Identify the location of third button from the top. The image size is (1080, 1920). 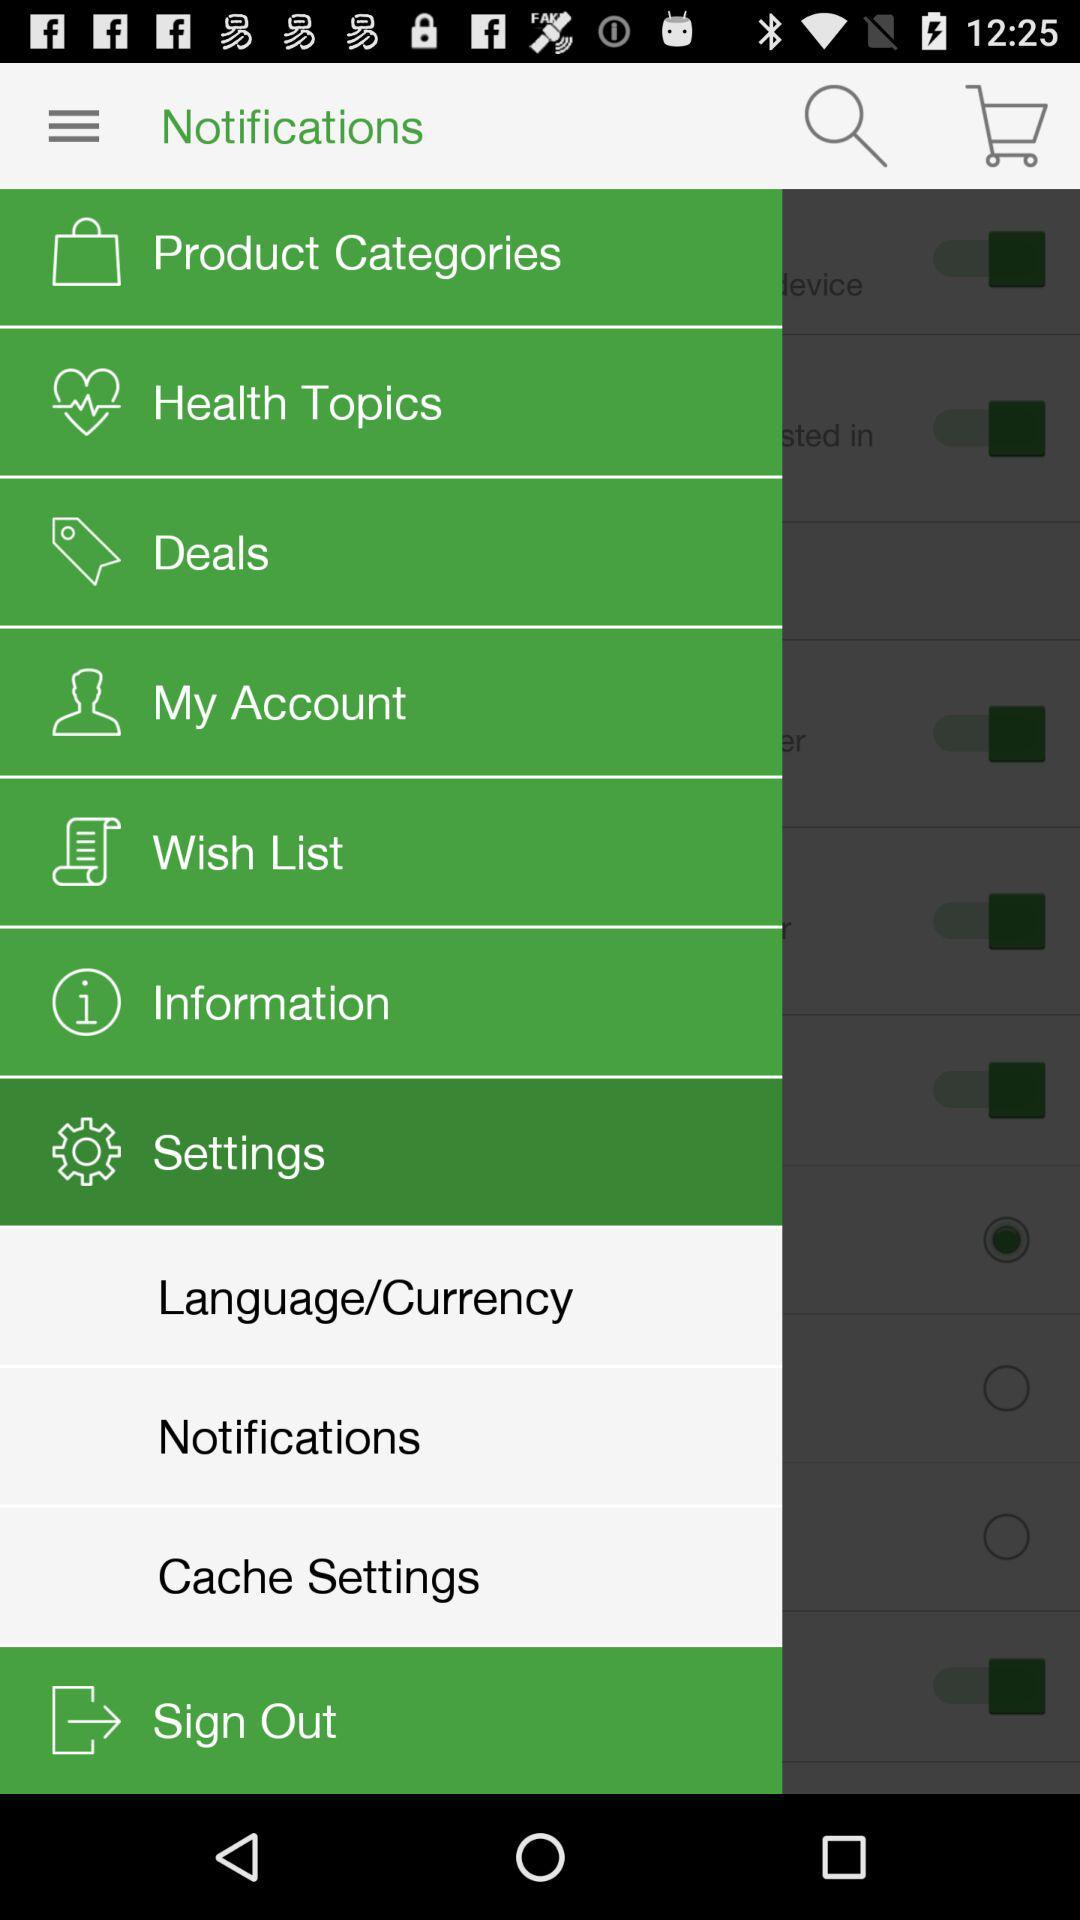
(985, 732).